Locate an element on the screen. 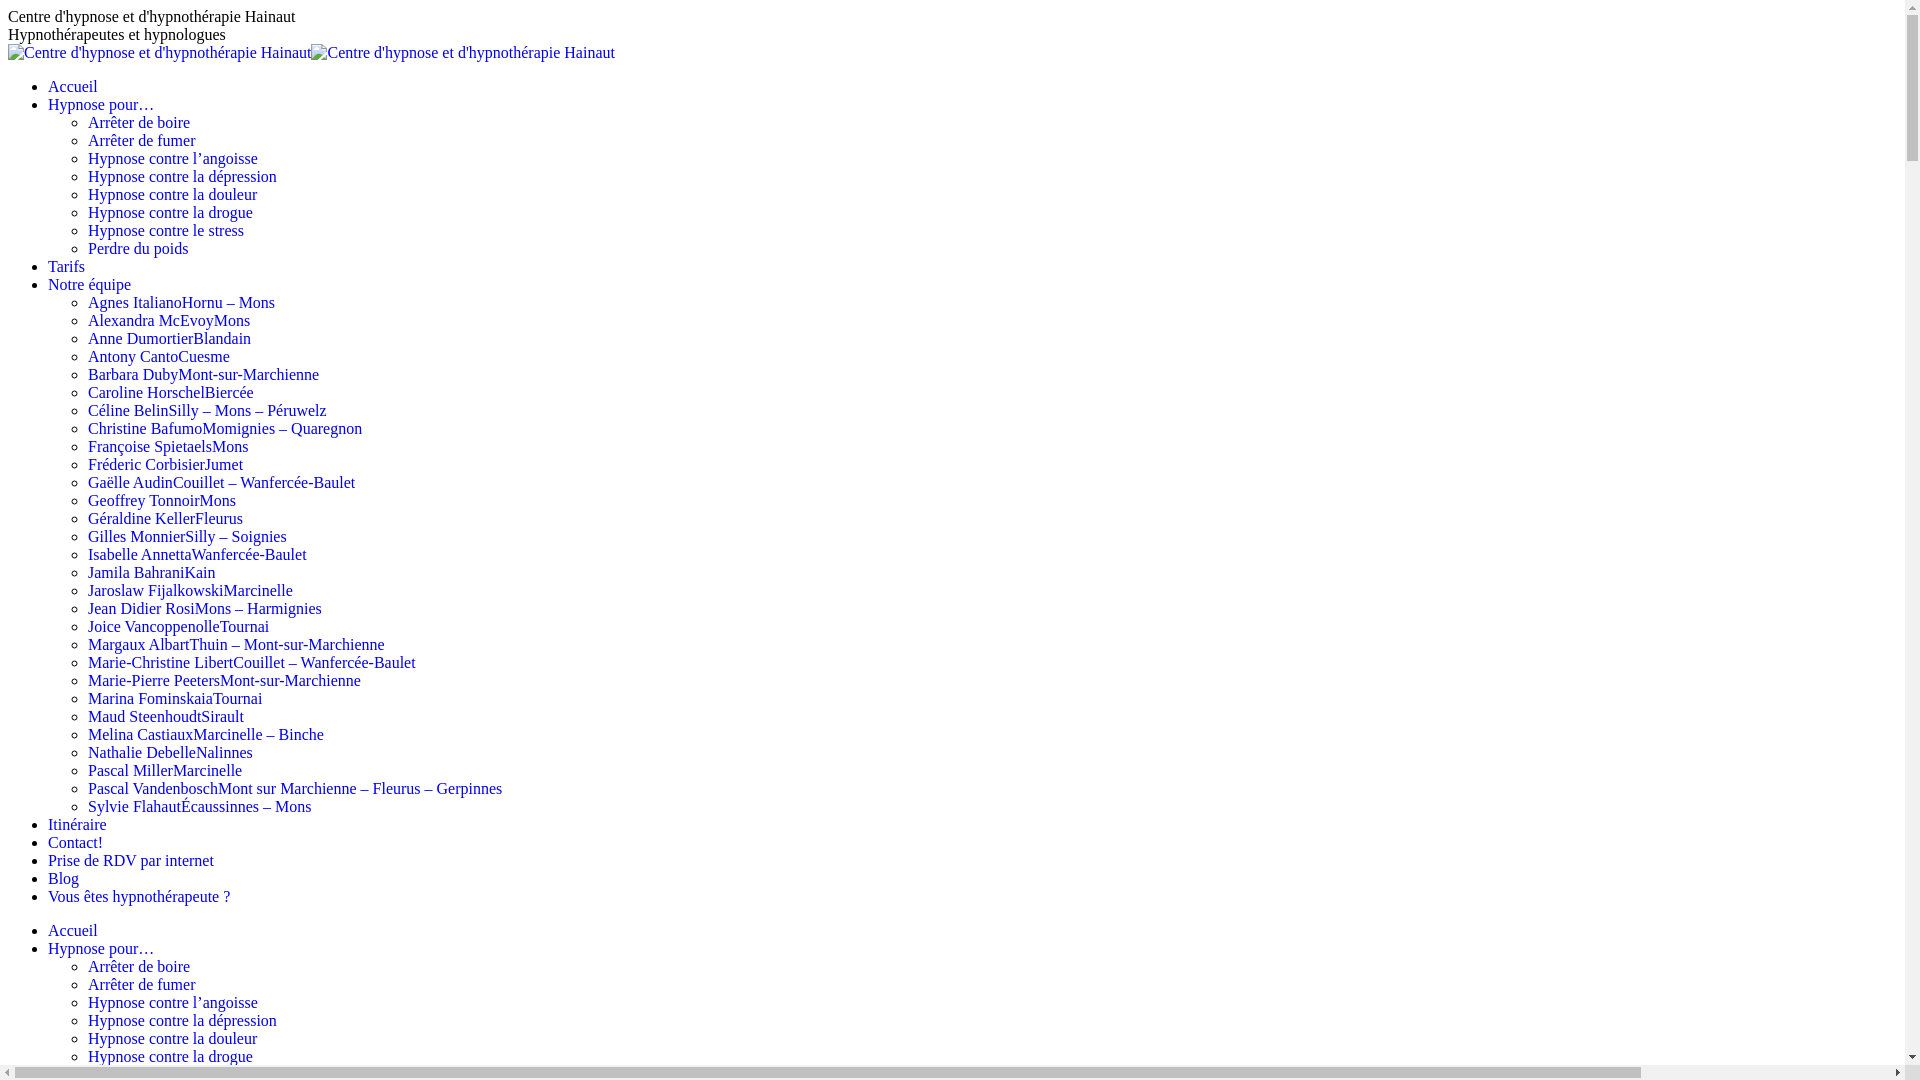 Image resolution: width=1920 pixels, height=1080 pixels. 'Blog' is located at coordinates (63, 877).